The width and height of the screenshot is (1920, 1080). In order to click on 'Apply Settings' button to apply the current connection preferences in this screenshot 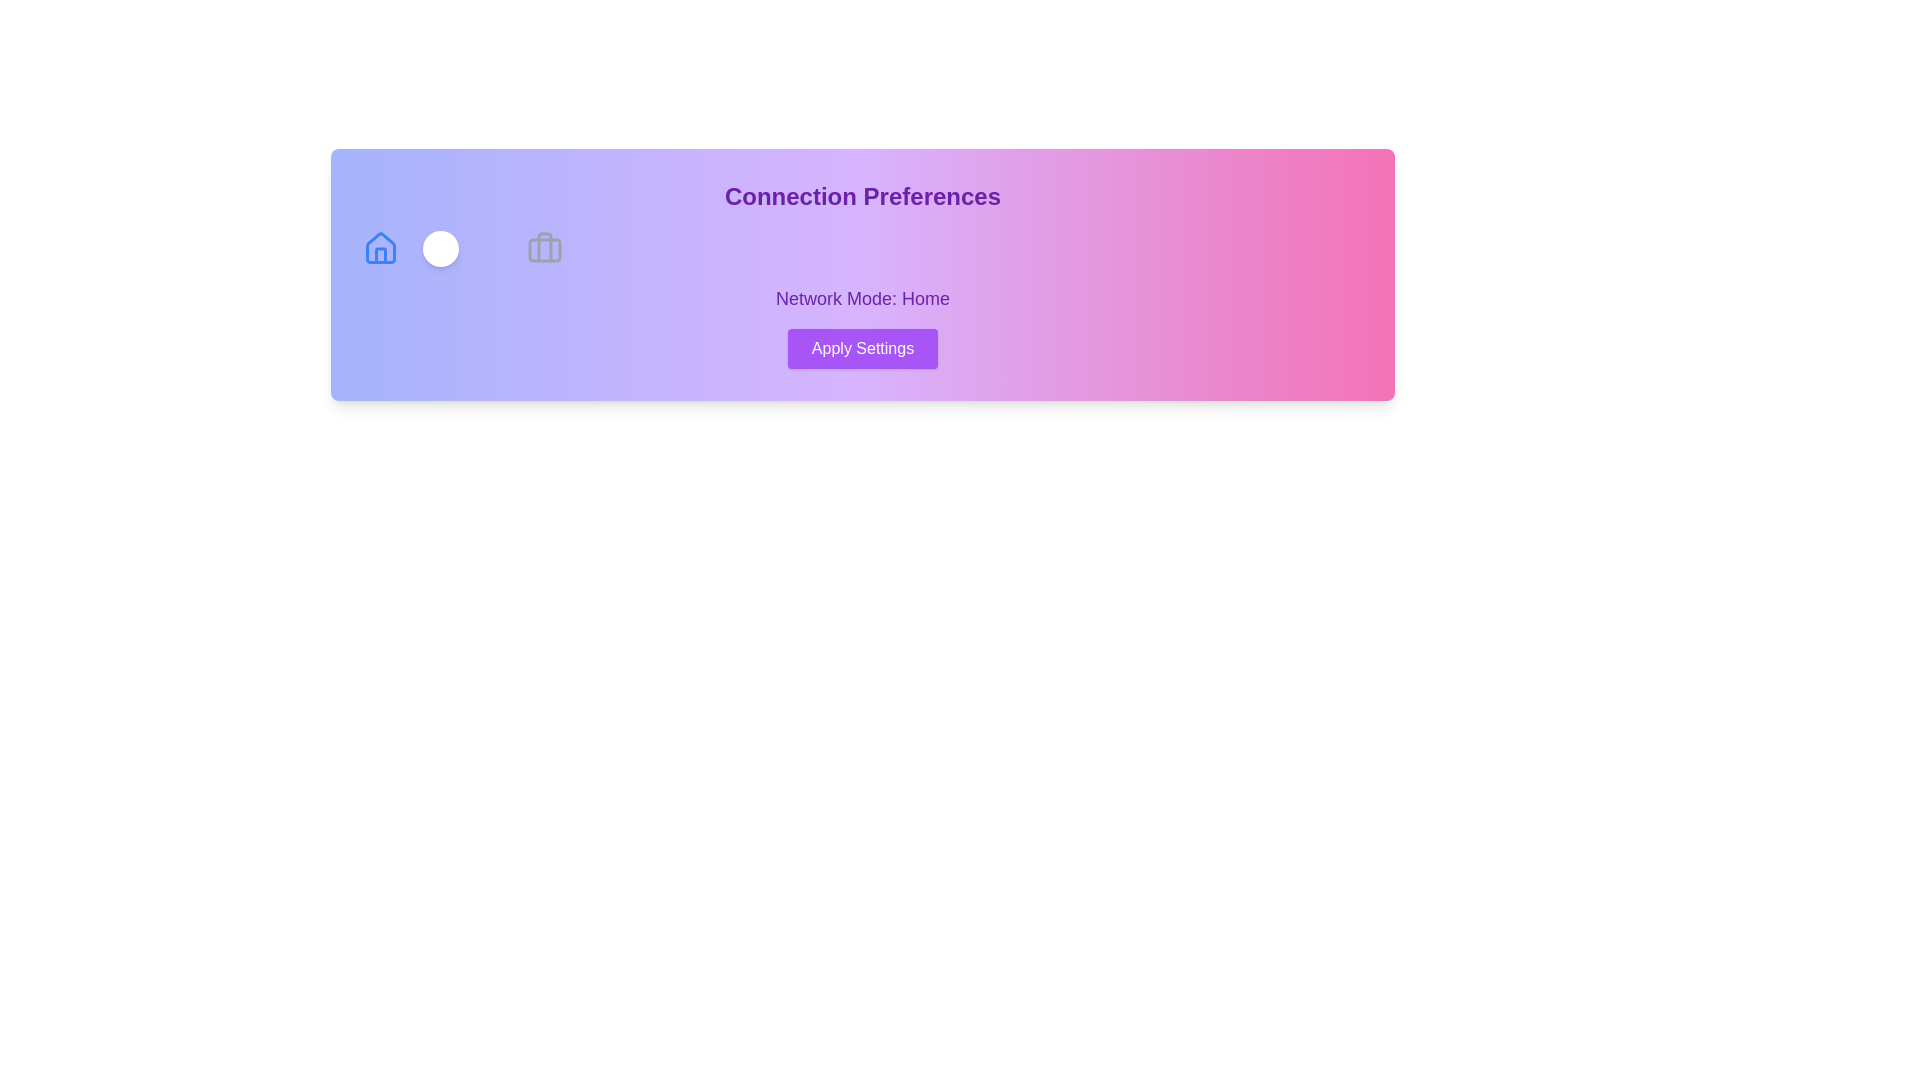, I will do `click(863, 347)`.